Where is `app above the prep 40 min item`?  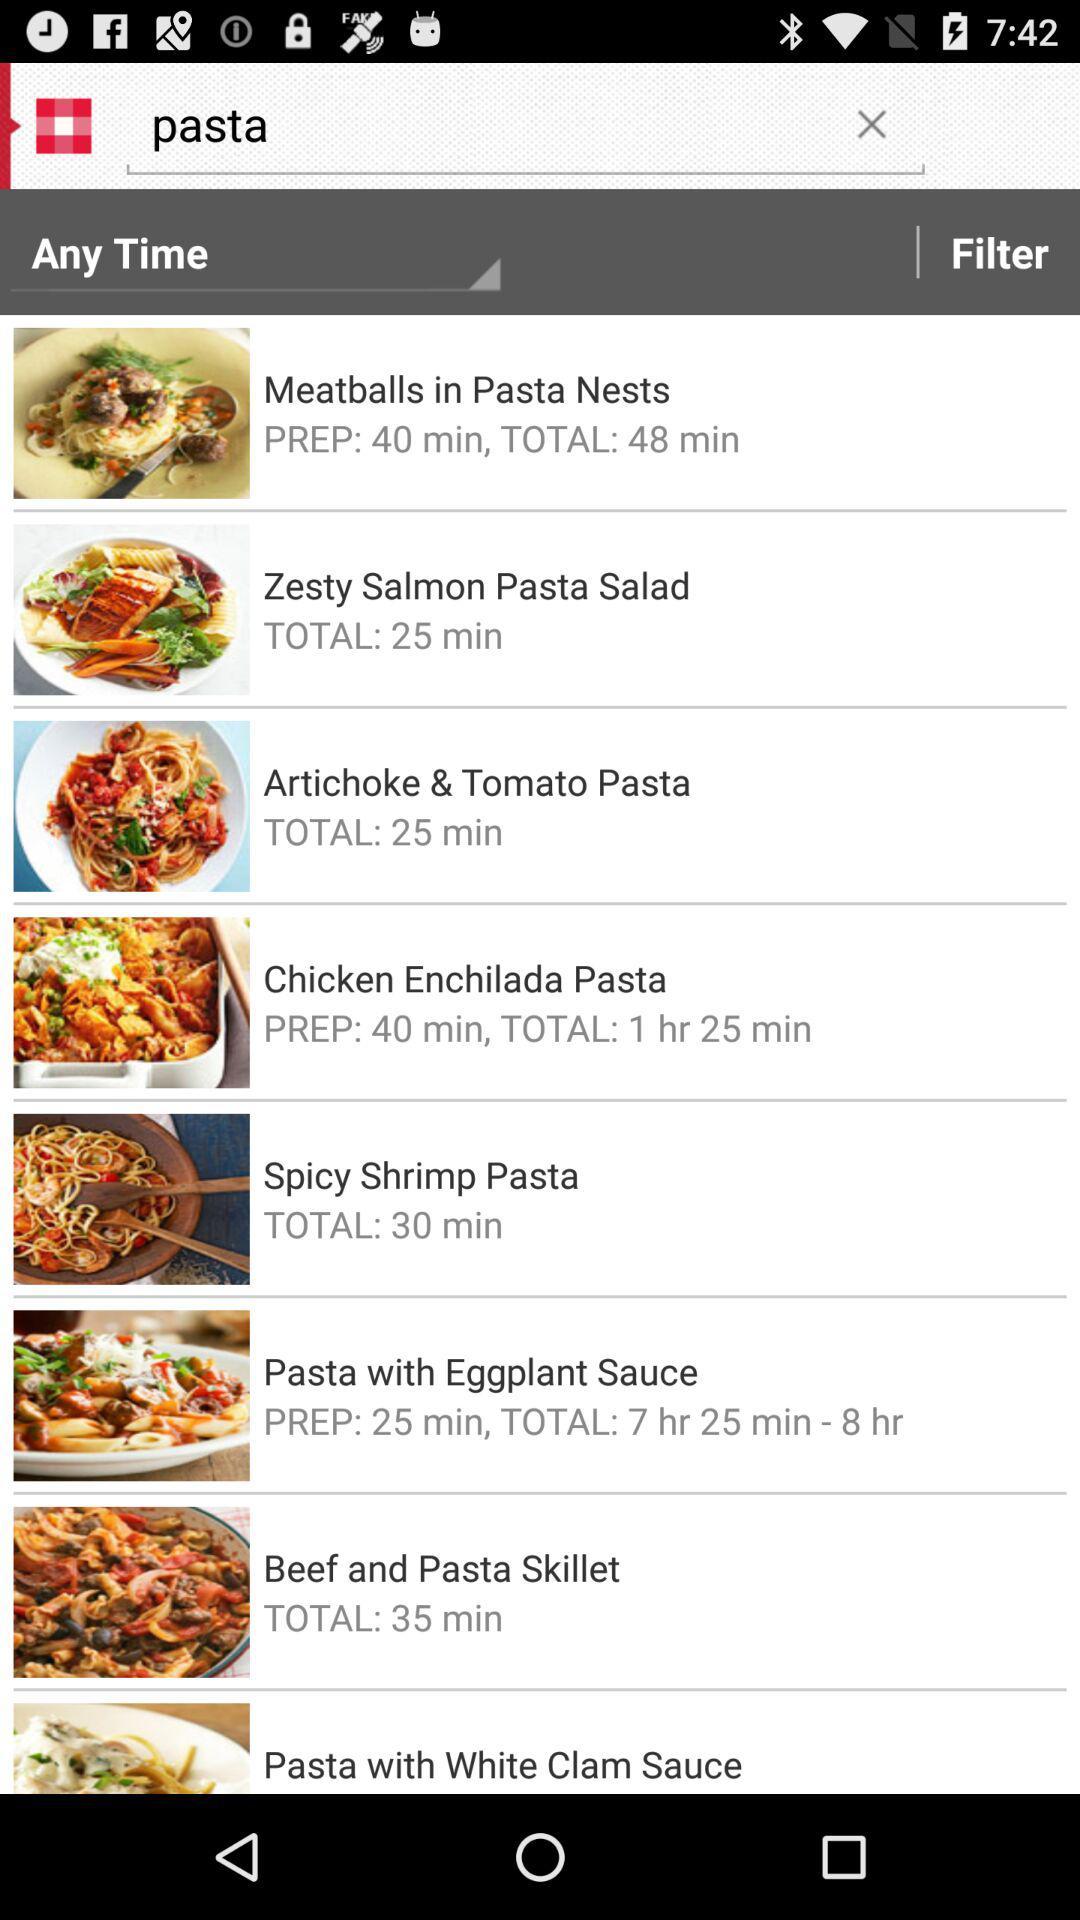 app above the prep 40 min item is located at coordinates (658, 388).